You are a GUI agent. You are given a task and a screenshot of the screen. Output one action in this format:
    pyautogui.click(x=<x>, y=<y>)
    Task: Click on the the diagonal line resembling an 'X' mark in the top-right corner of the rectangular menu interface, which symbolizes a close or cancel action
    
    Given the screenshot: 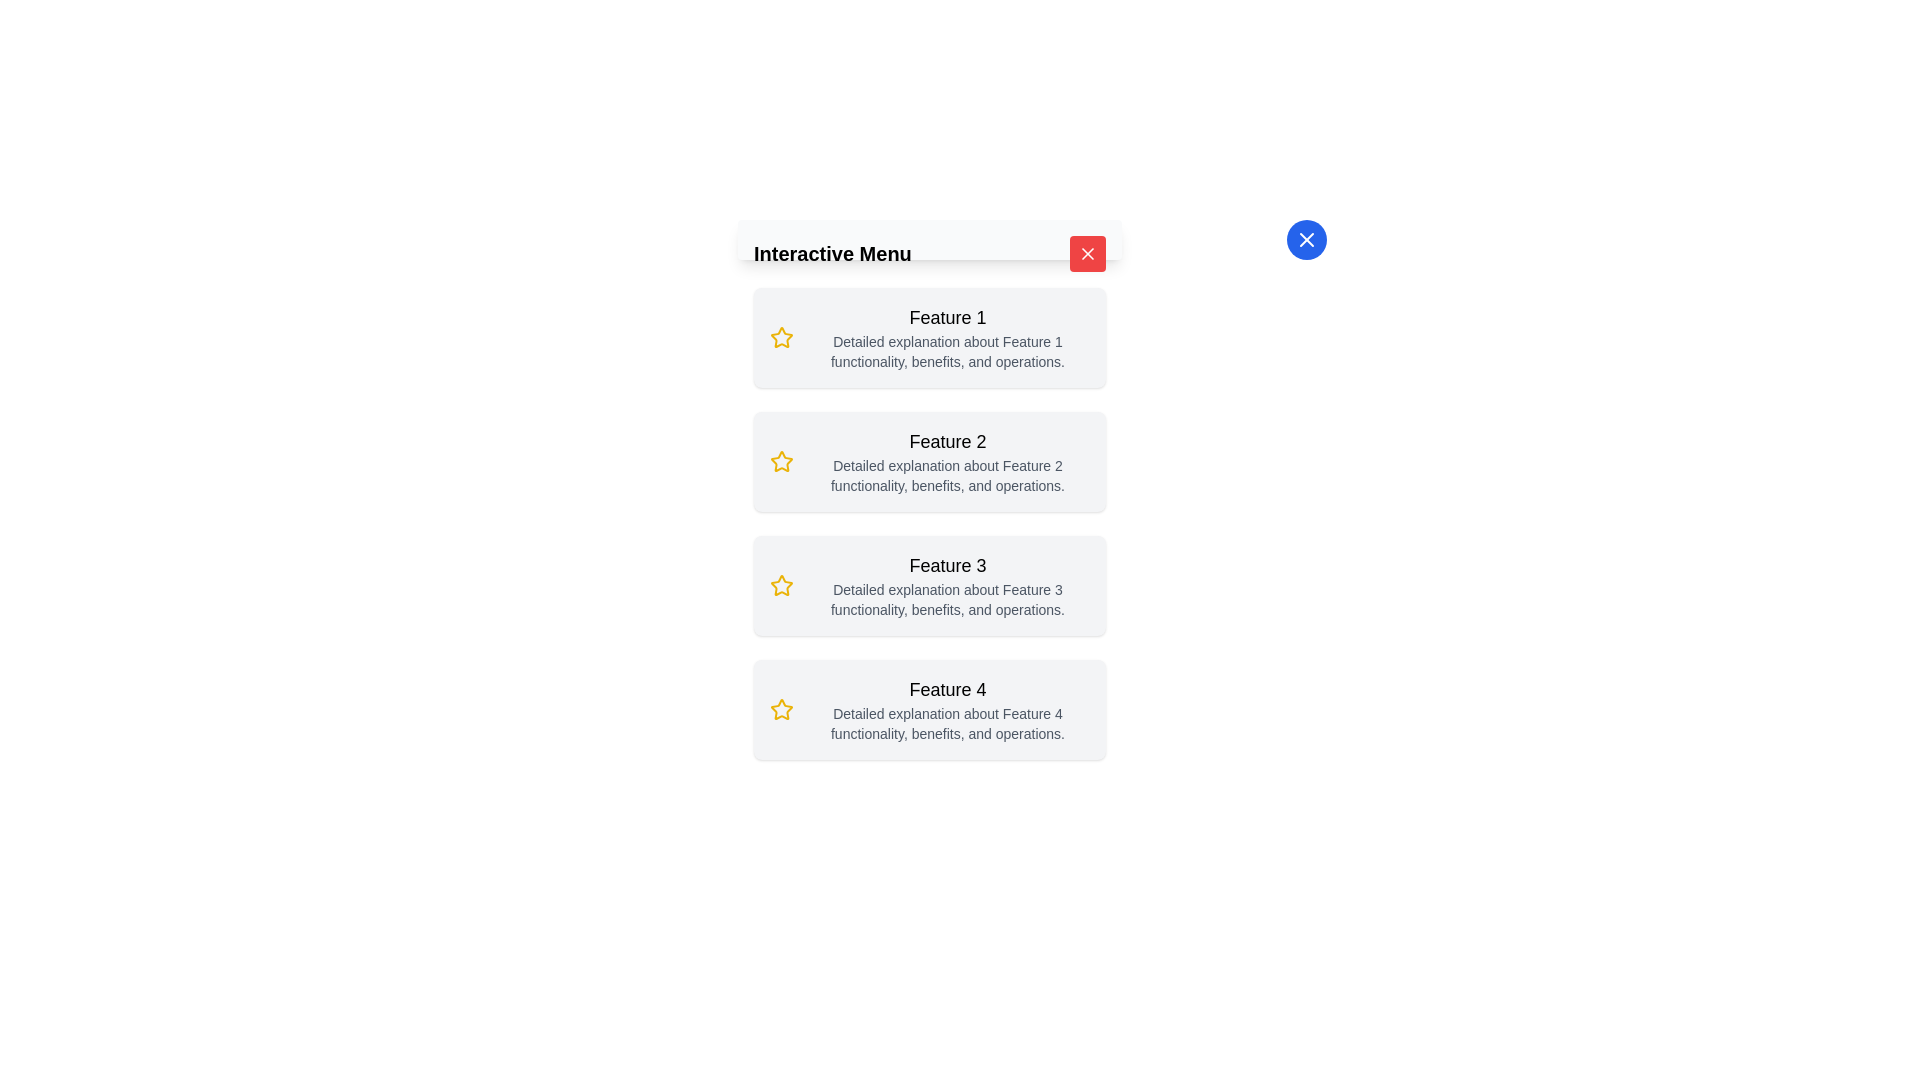 What is the action you would take?
    pyautogui.click(x=1306, y=238)
    